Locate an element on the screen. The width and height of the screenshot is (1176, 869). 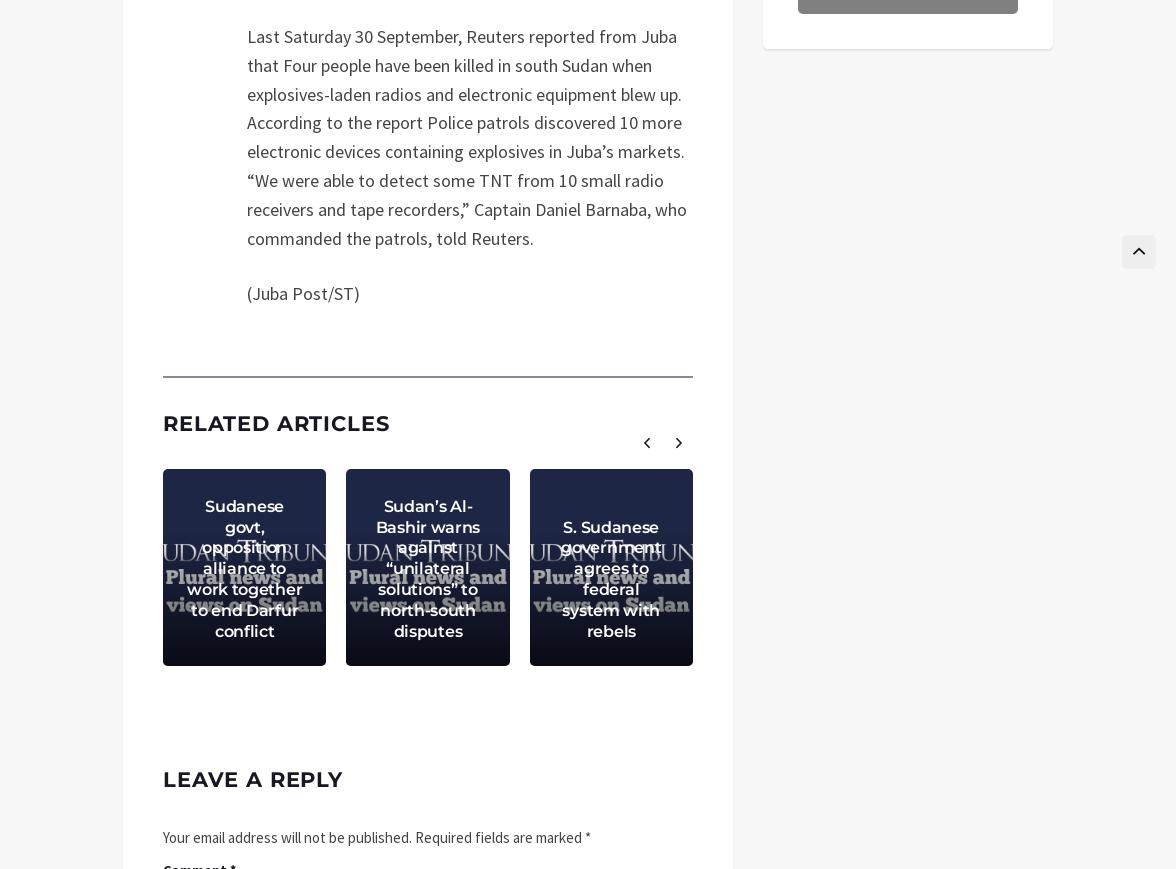
'Sudan’s Al-Bashir warns against “unilateral solutions” to north-south disputes' is located at coordinates (375, 567).